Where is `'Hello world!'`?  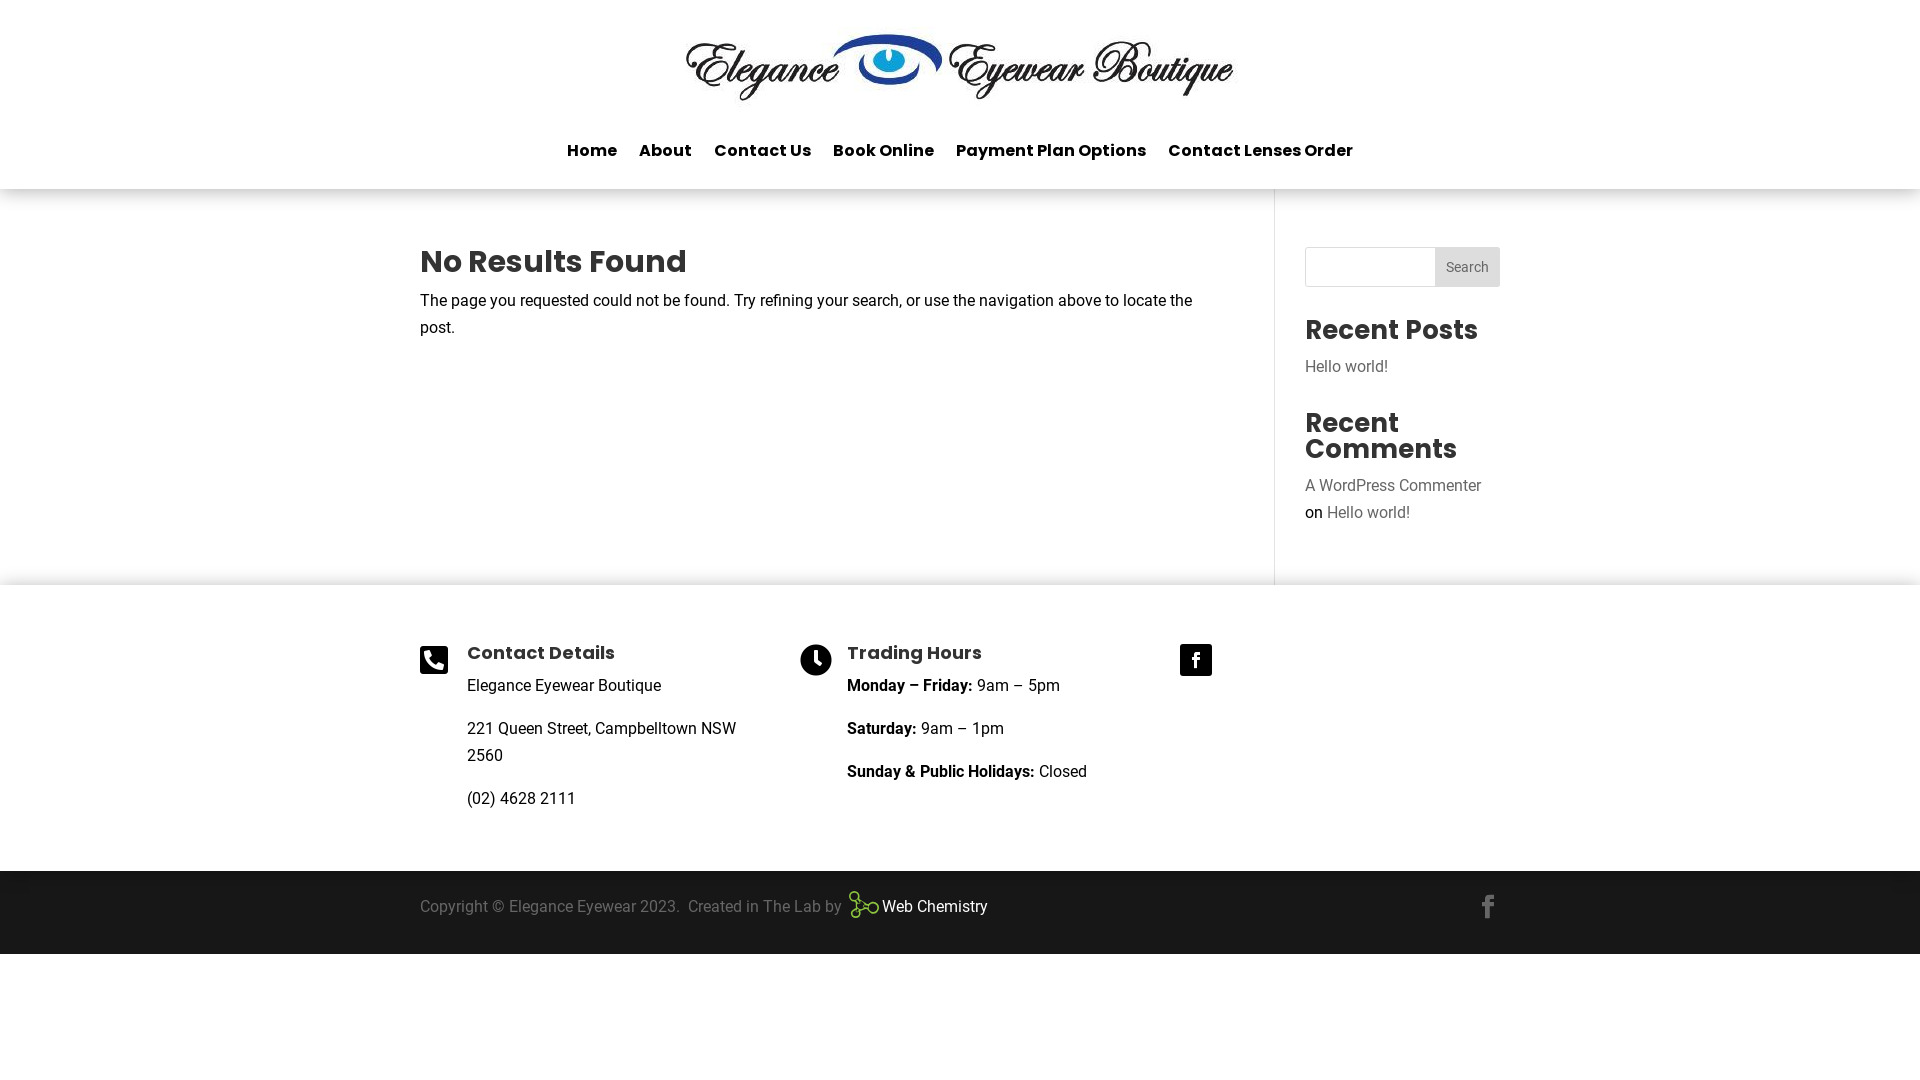
'Hello world!' is located at coordinates (1367, 511).